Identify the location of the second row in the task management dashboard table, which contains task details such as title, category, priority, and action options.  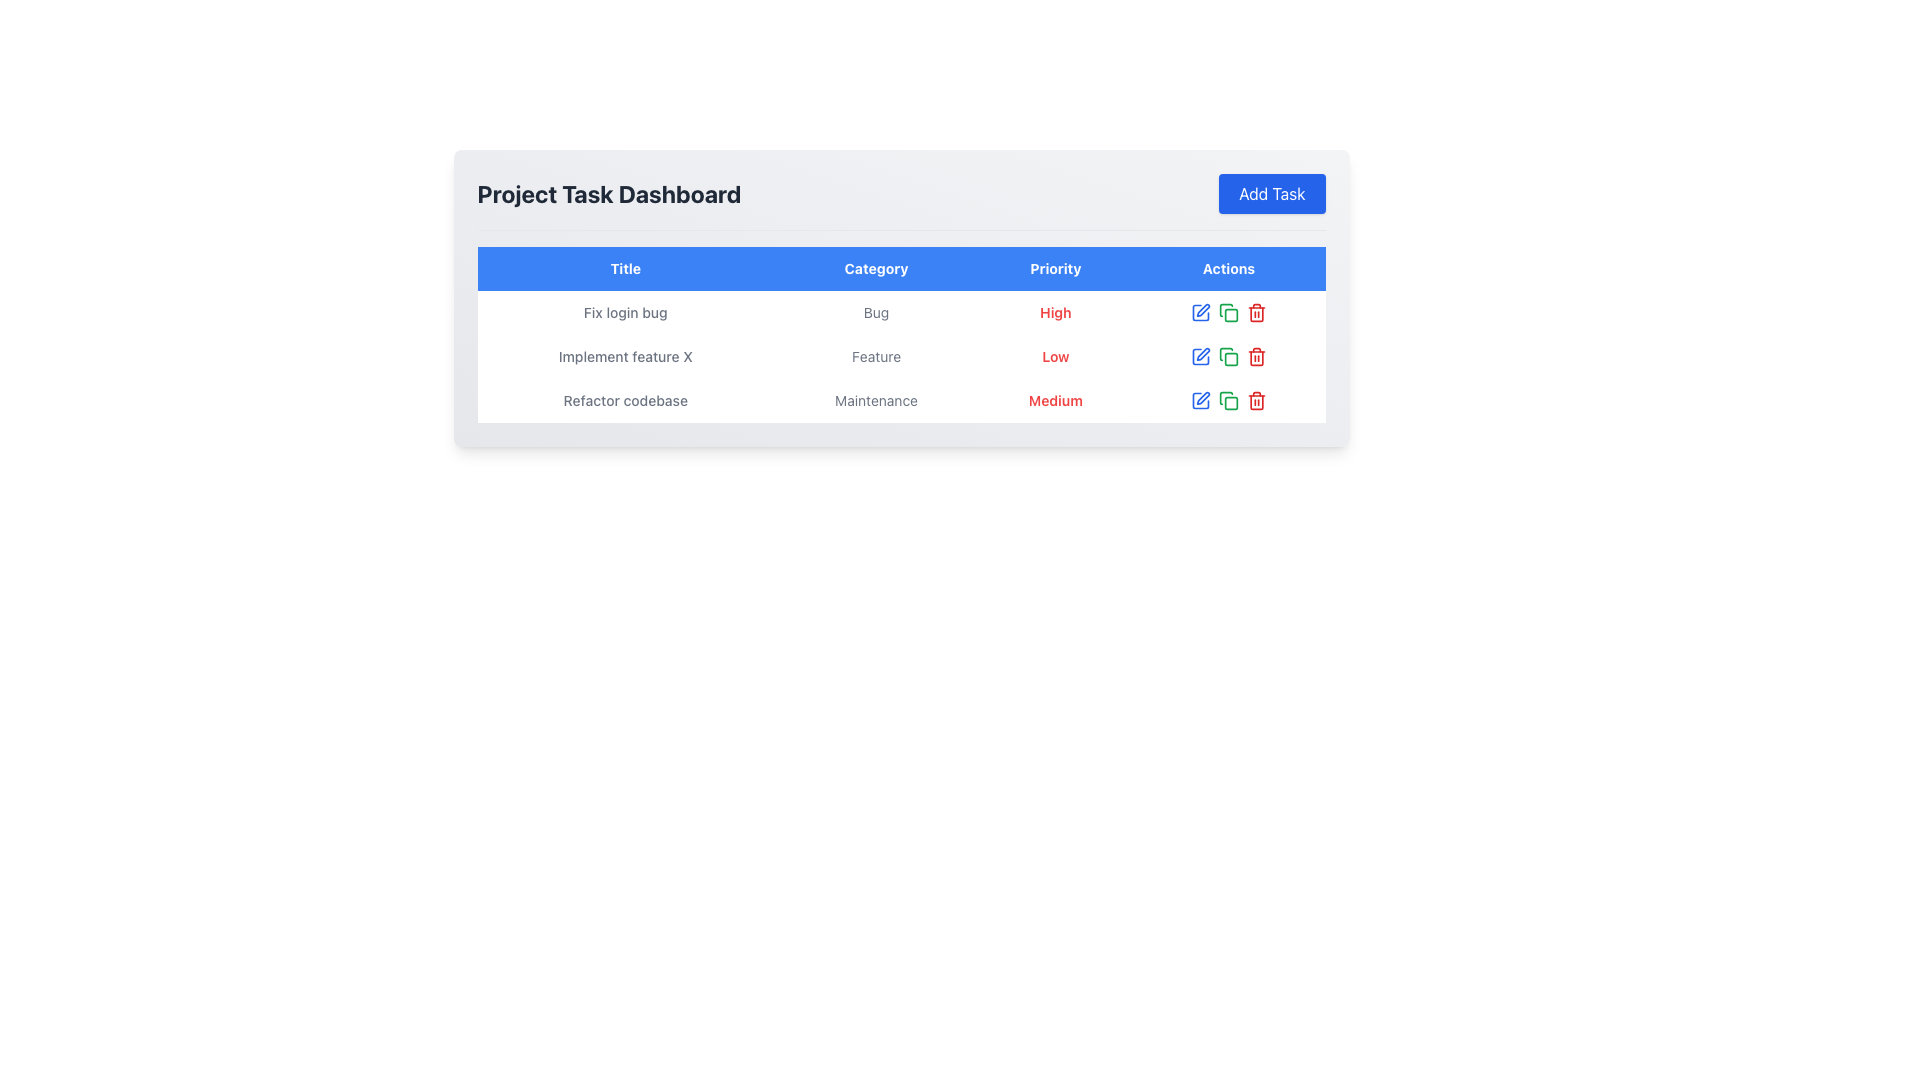
(900, 356).